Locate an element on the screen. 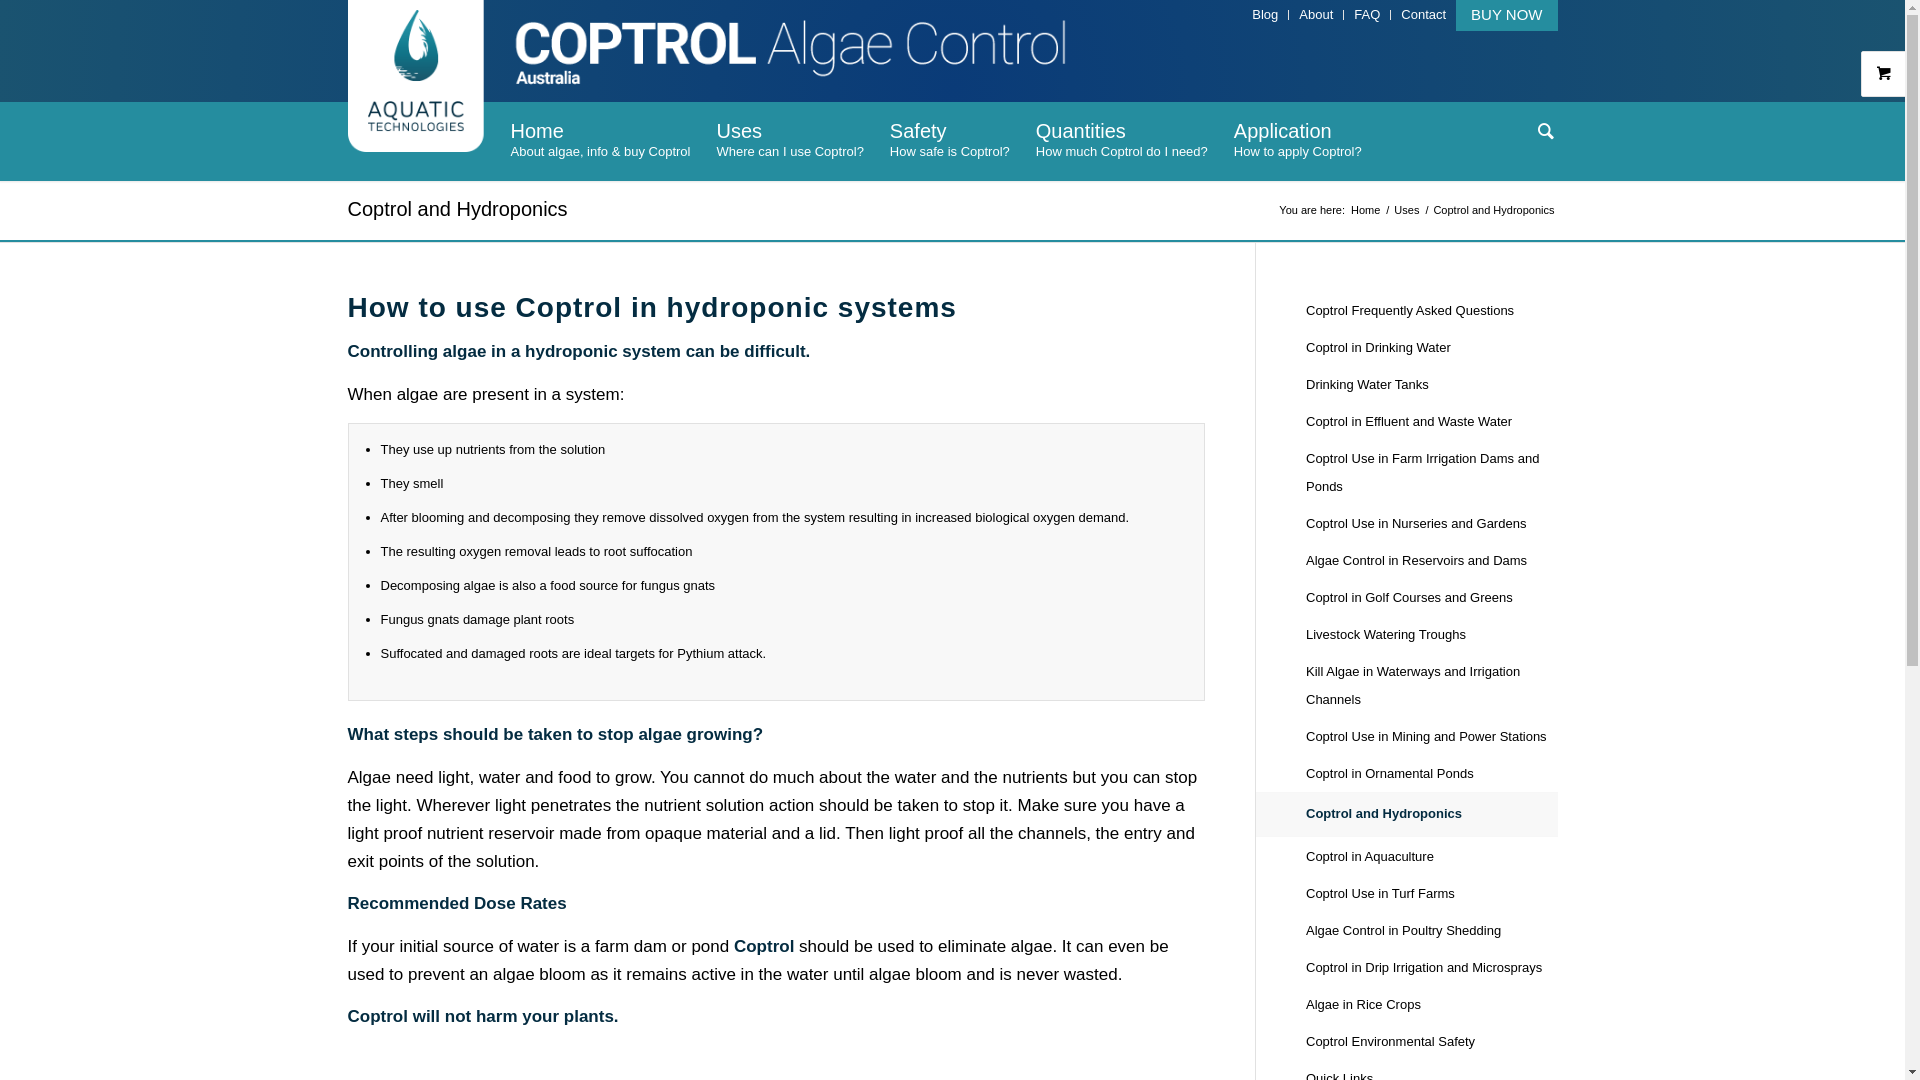 The height and width of the screenshot is (1080, 1920). 'Coptrol Use in Farm Irrigation Dams and Ponds' is located at coordinates (1430, 473).